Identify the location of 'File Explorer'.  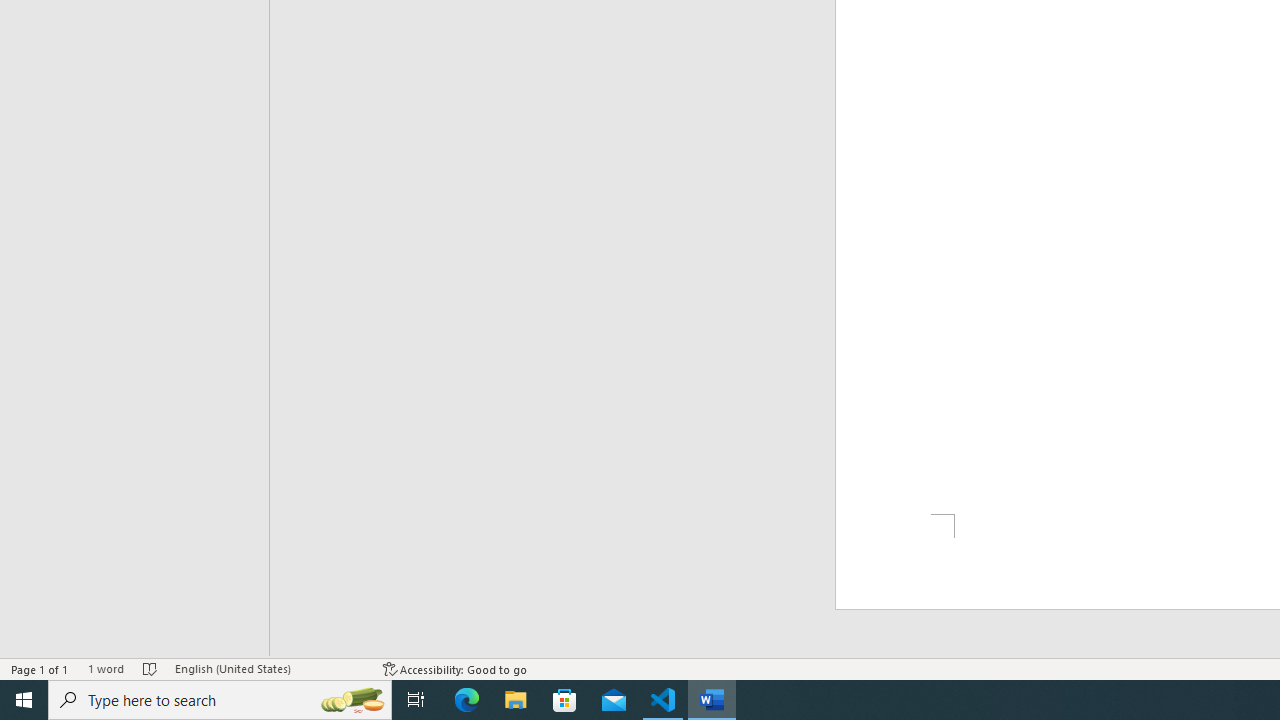
(516, 698).